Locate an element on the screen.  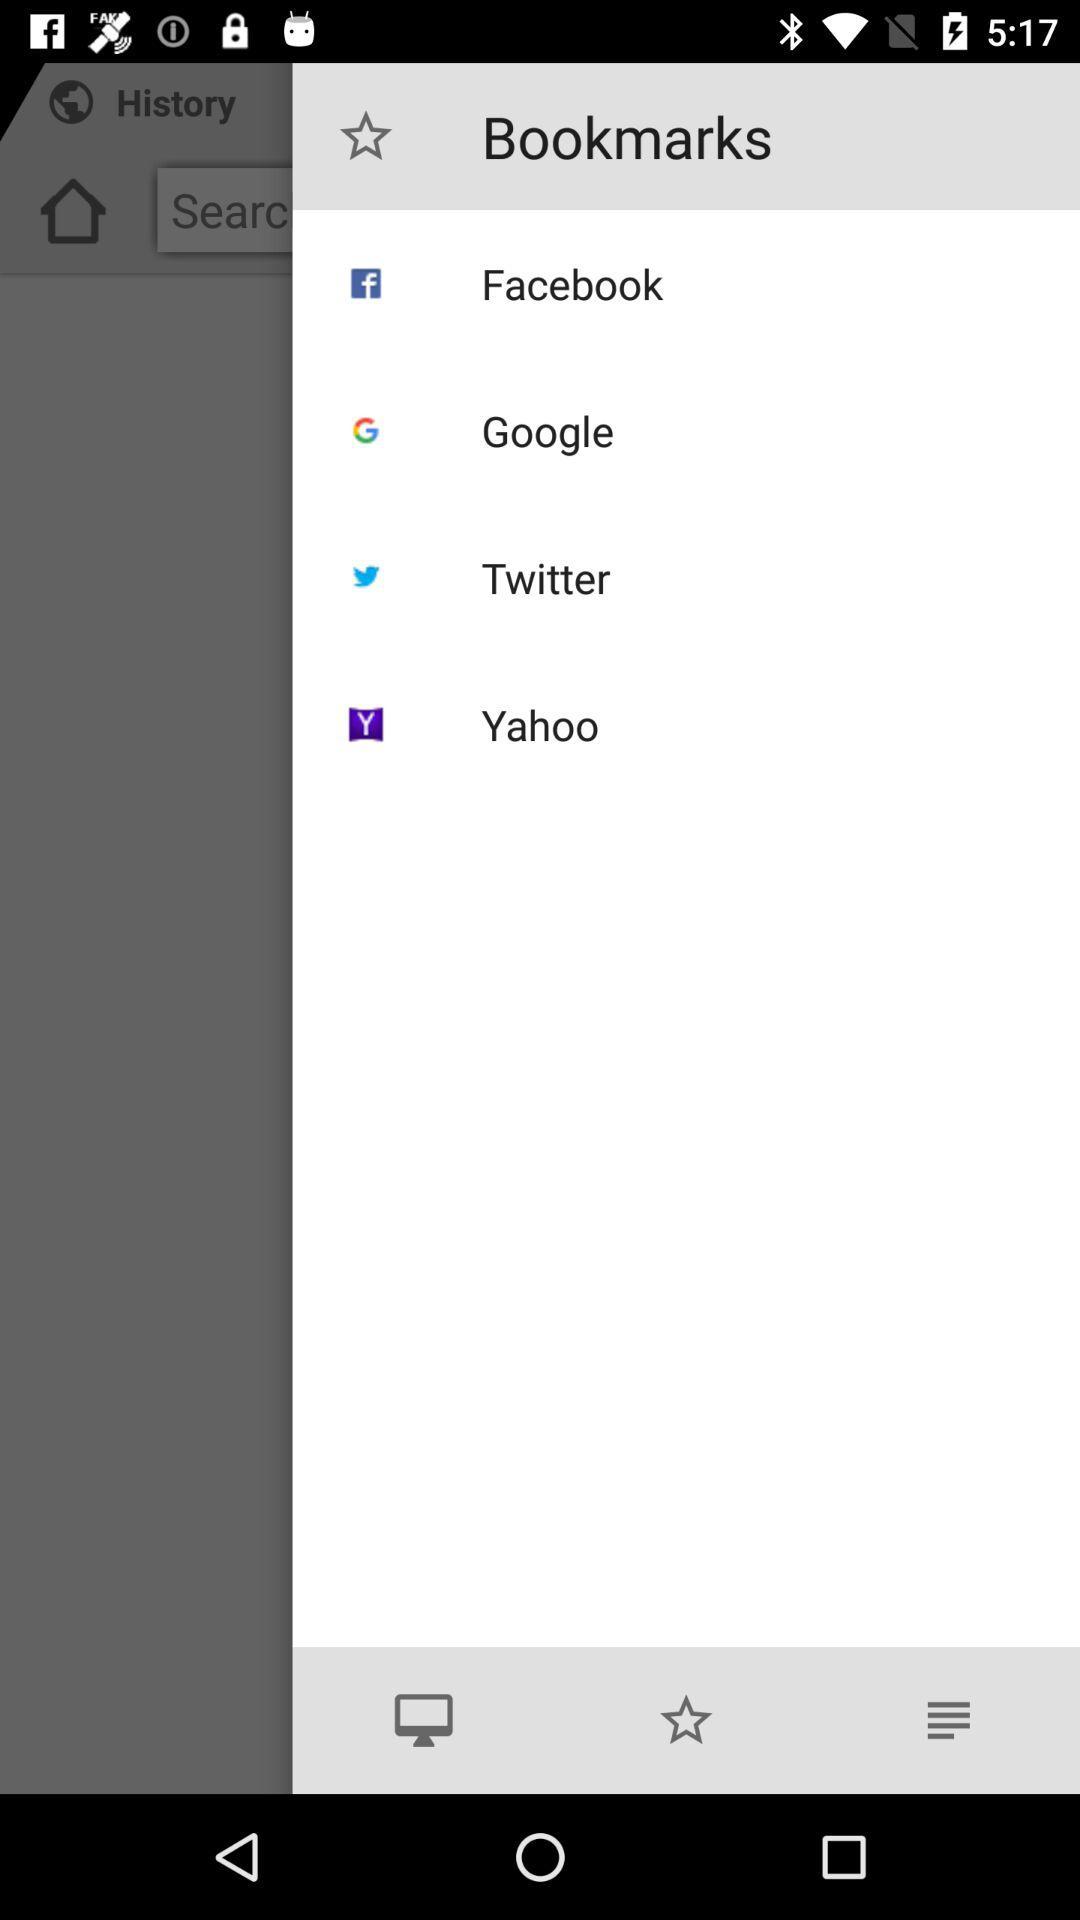
icon beside yahoo is located at coordinates (366, 723).